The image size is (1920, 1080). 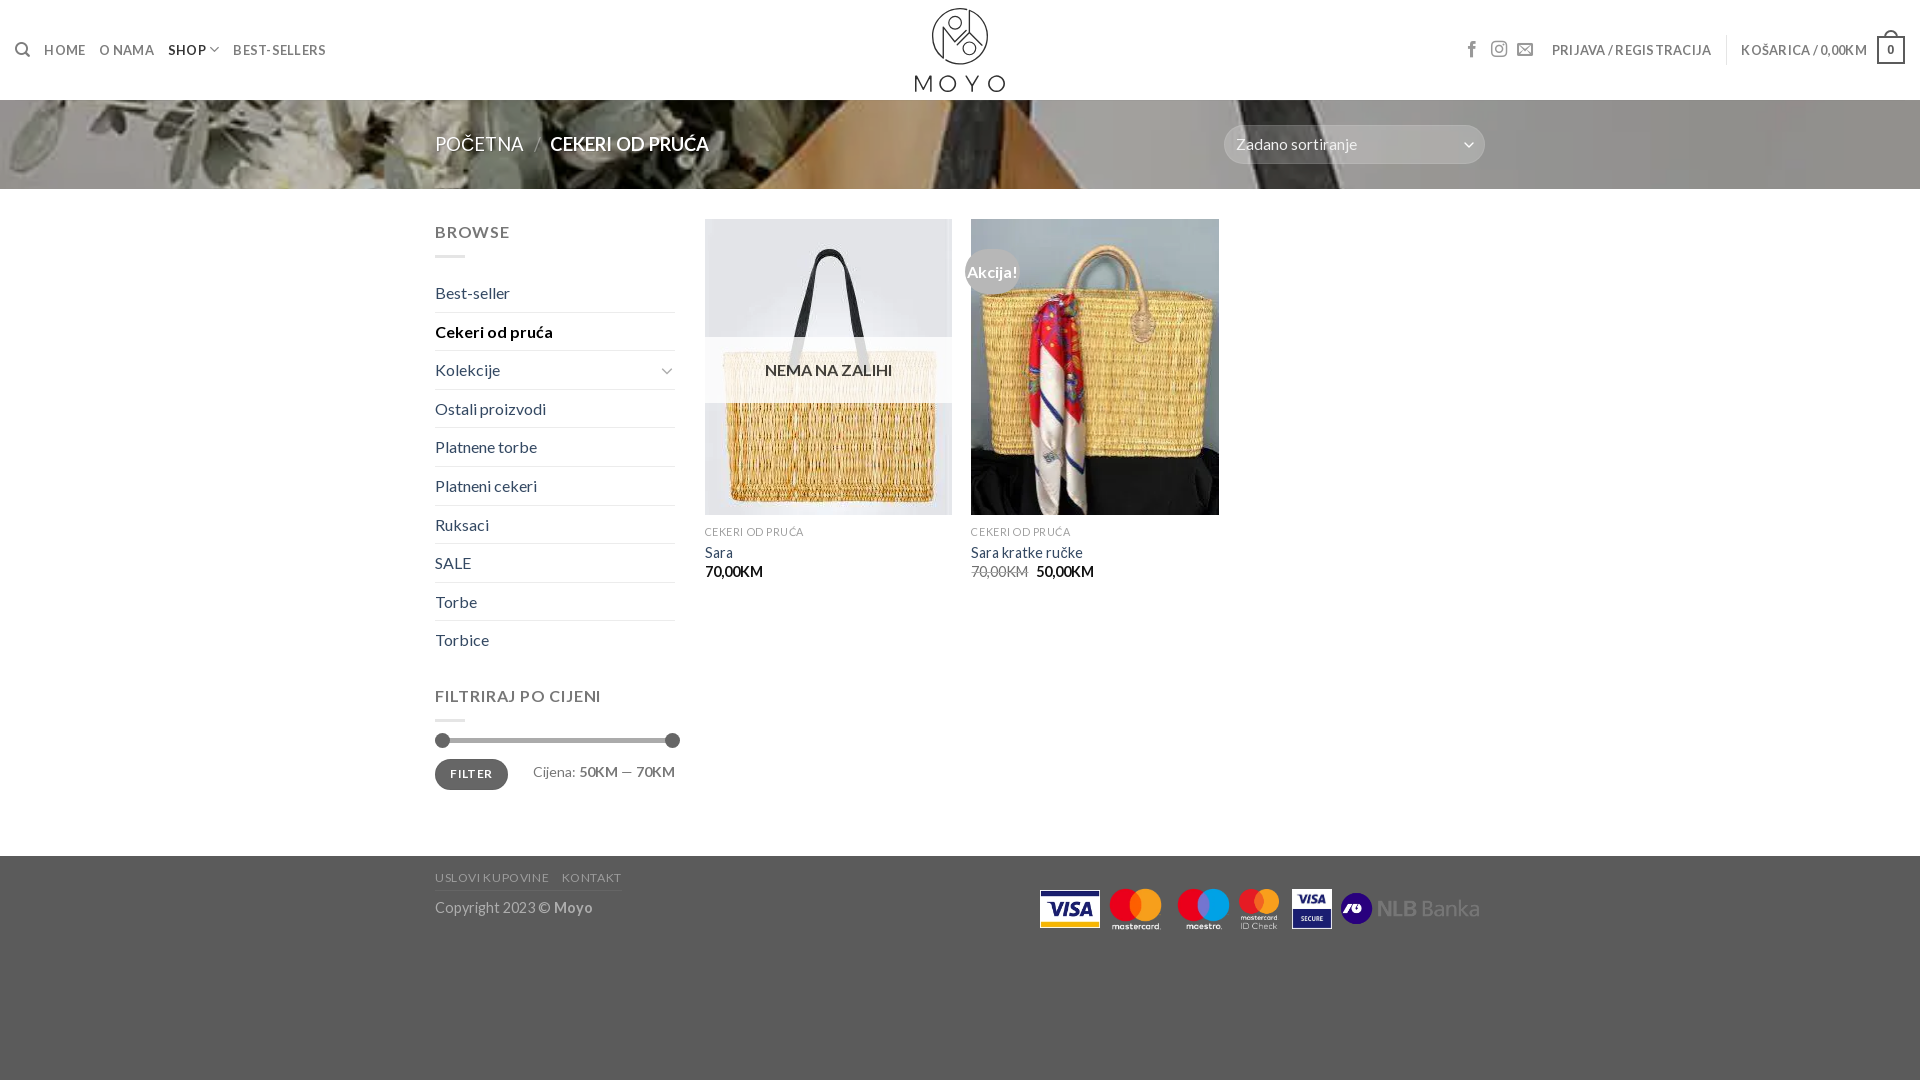 I want to click on 'USLOVI KUPOVINE', so click(x=491, y=876).